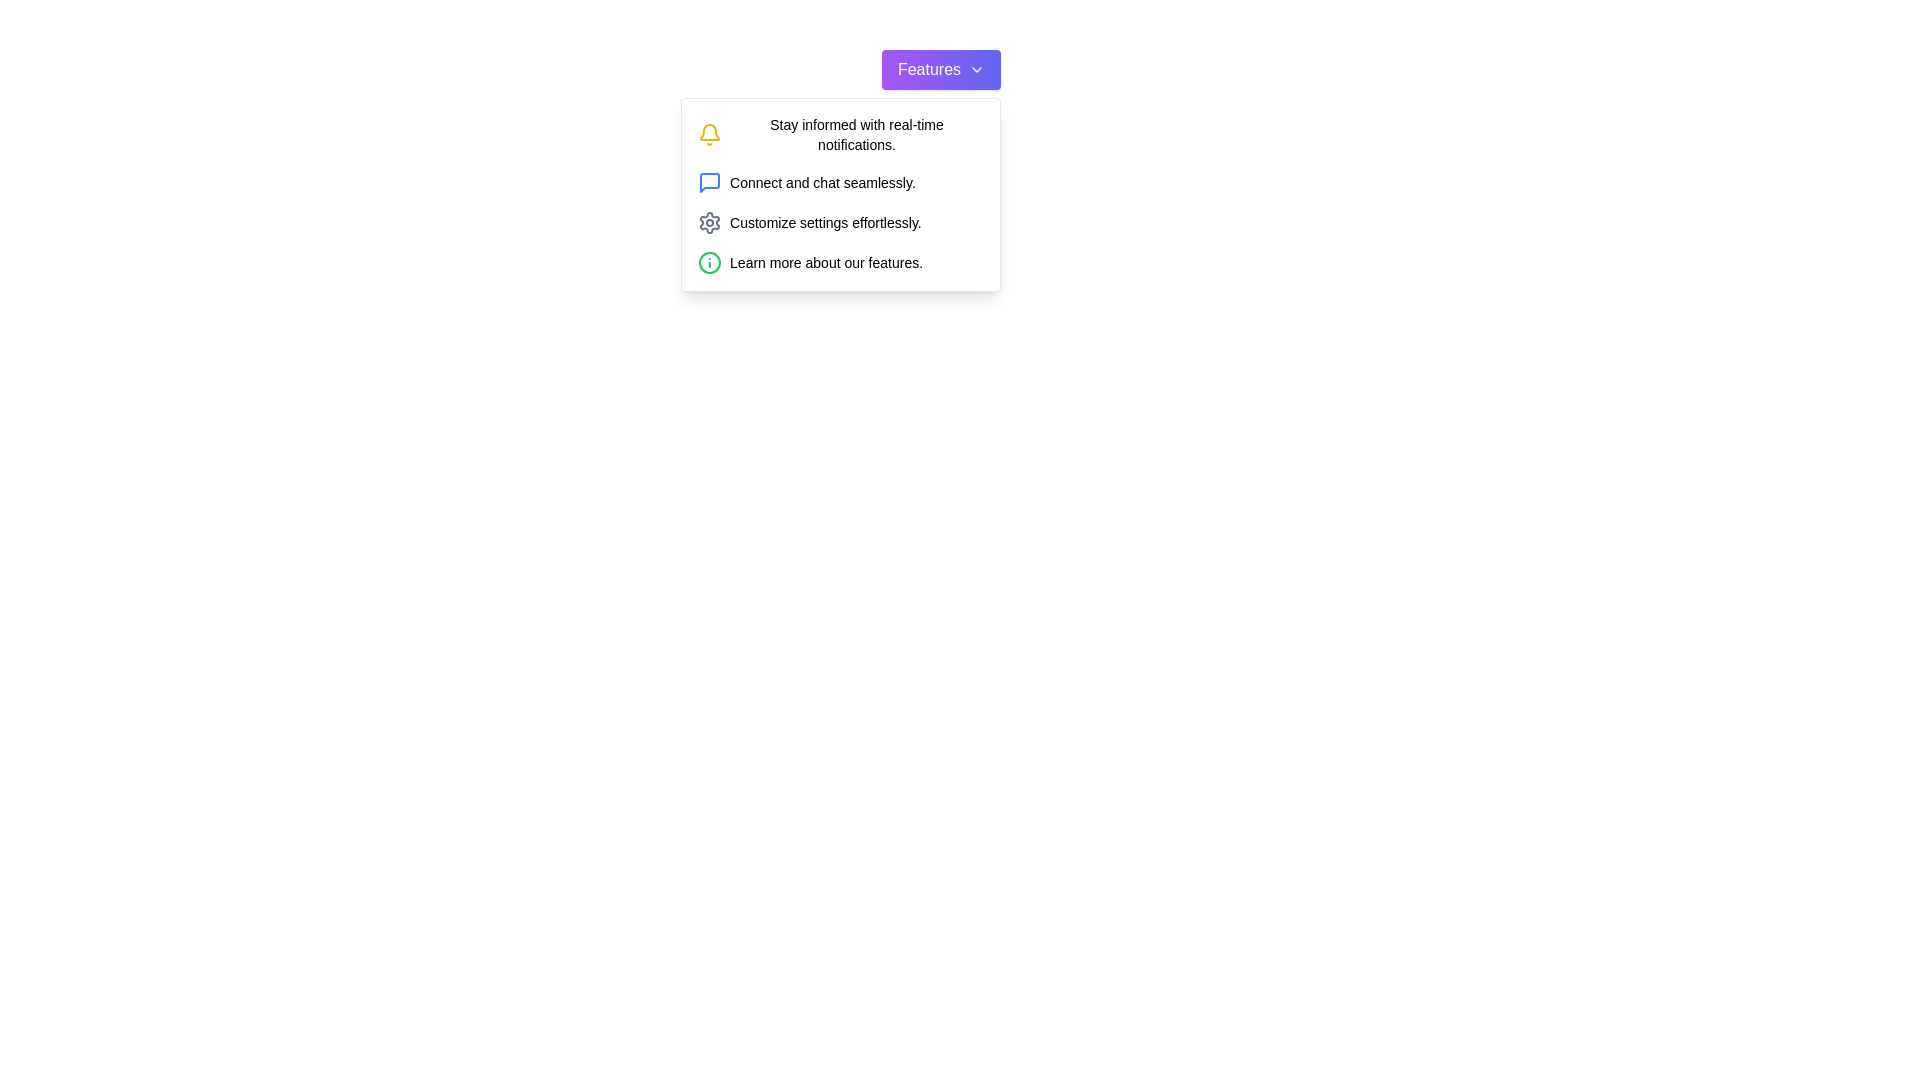 The width and height of the screenshot is (1920, 1080). I want to click on the Gear/Settings icon, which is the third icon in a vertical list related to customization and modifying preferences, aligned with the text 'Customize settings effortlessly.', so click(710, 223).